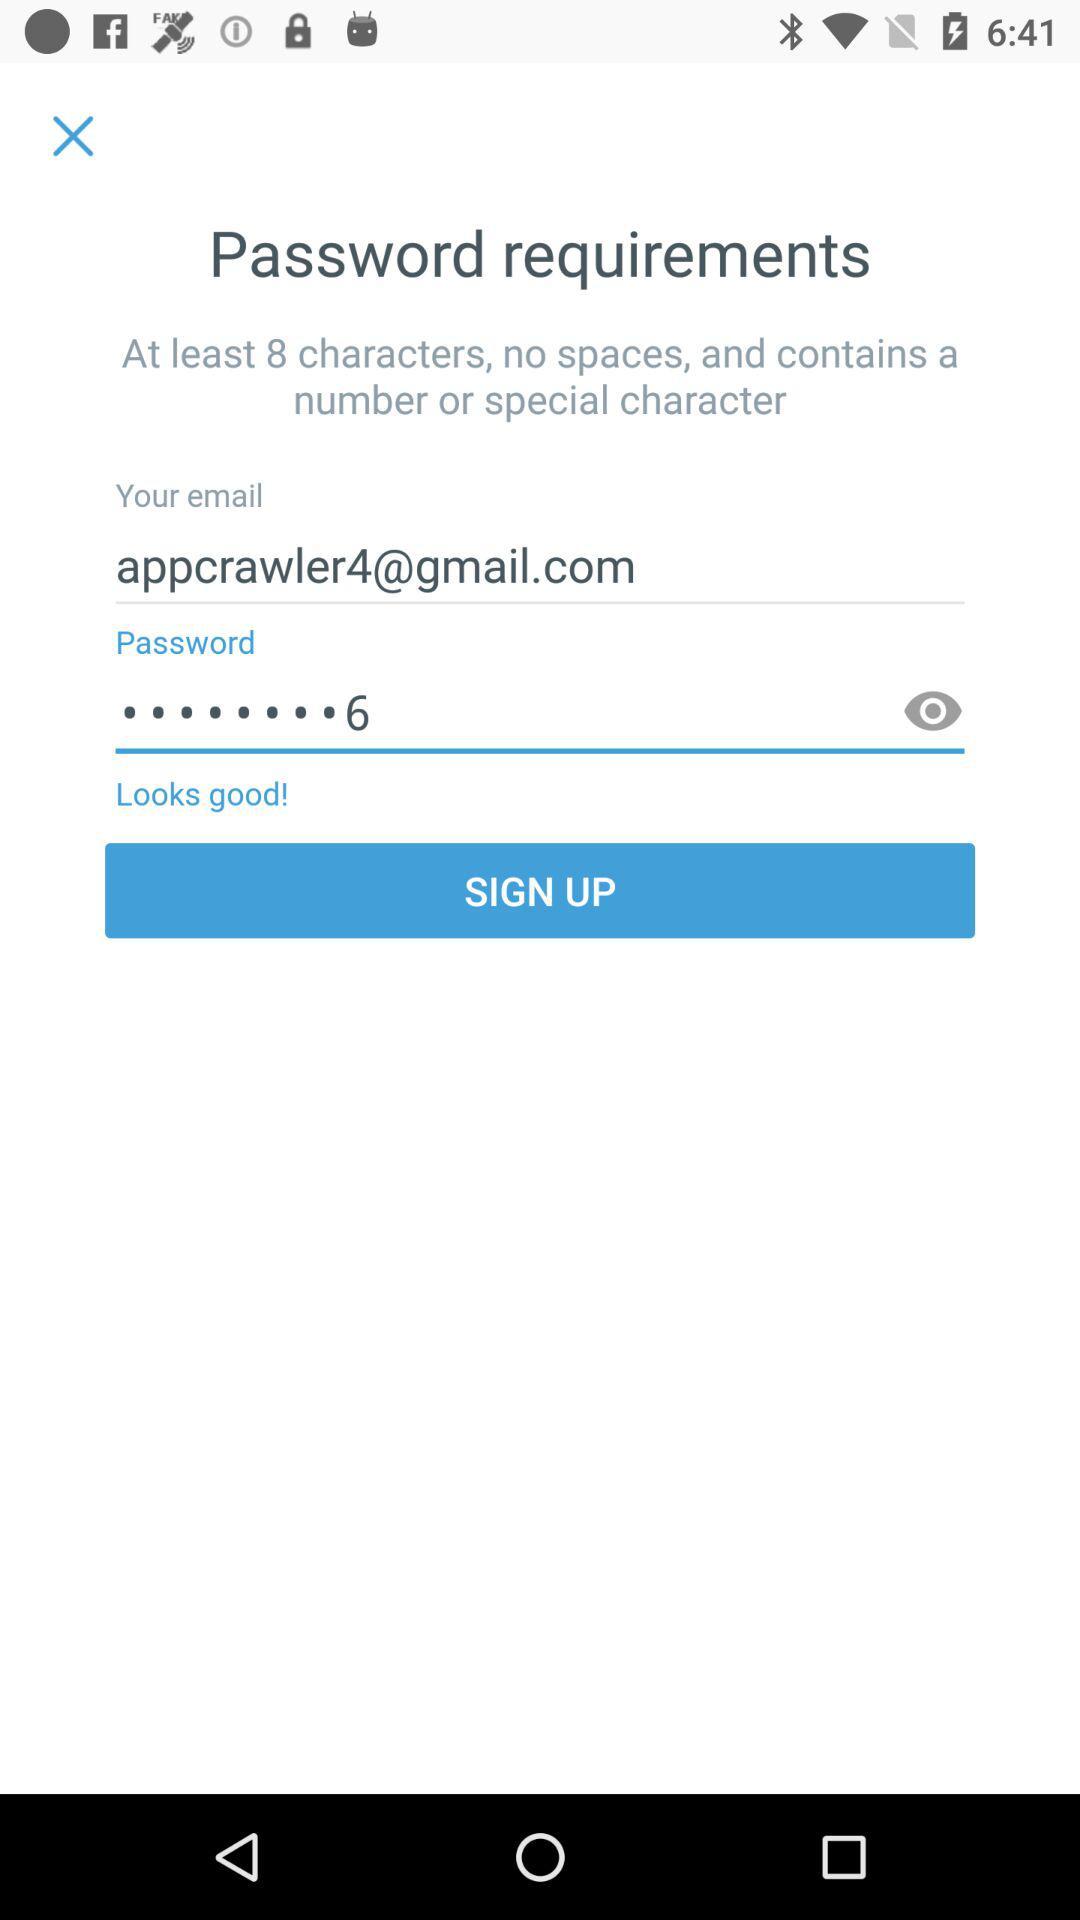 This screenshot has width=1080, height=1920. What do you see at coordinates (933, 712) in the screenshot?
I see `app to the right of looks good! icon` at bounding box center [933, 712].